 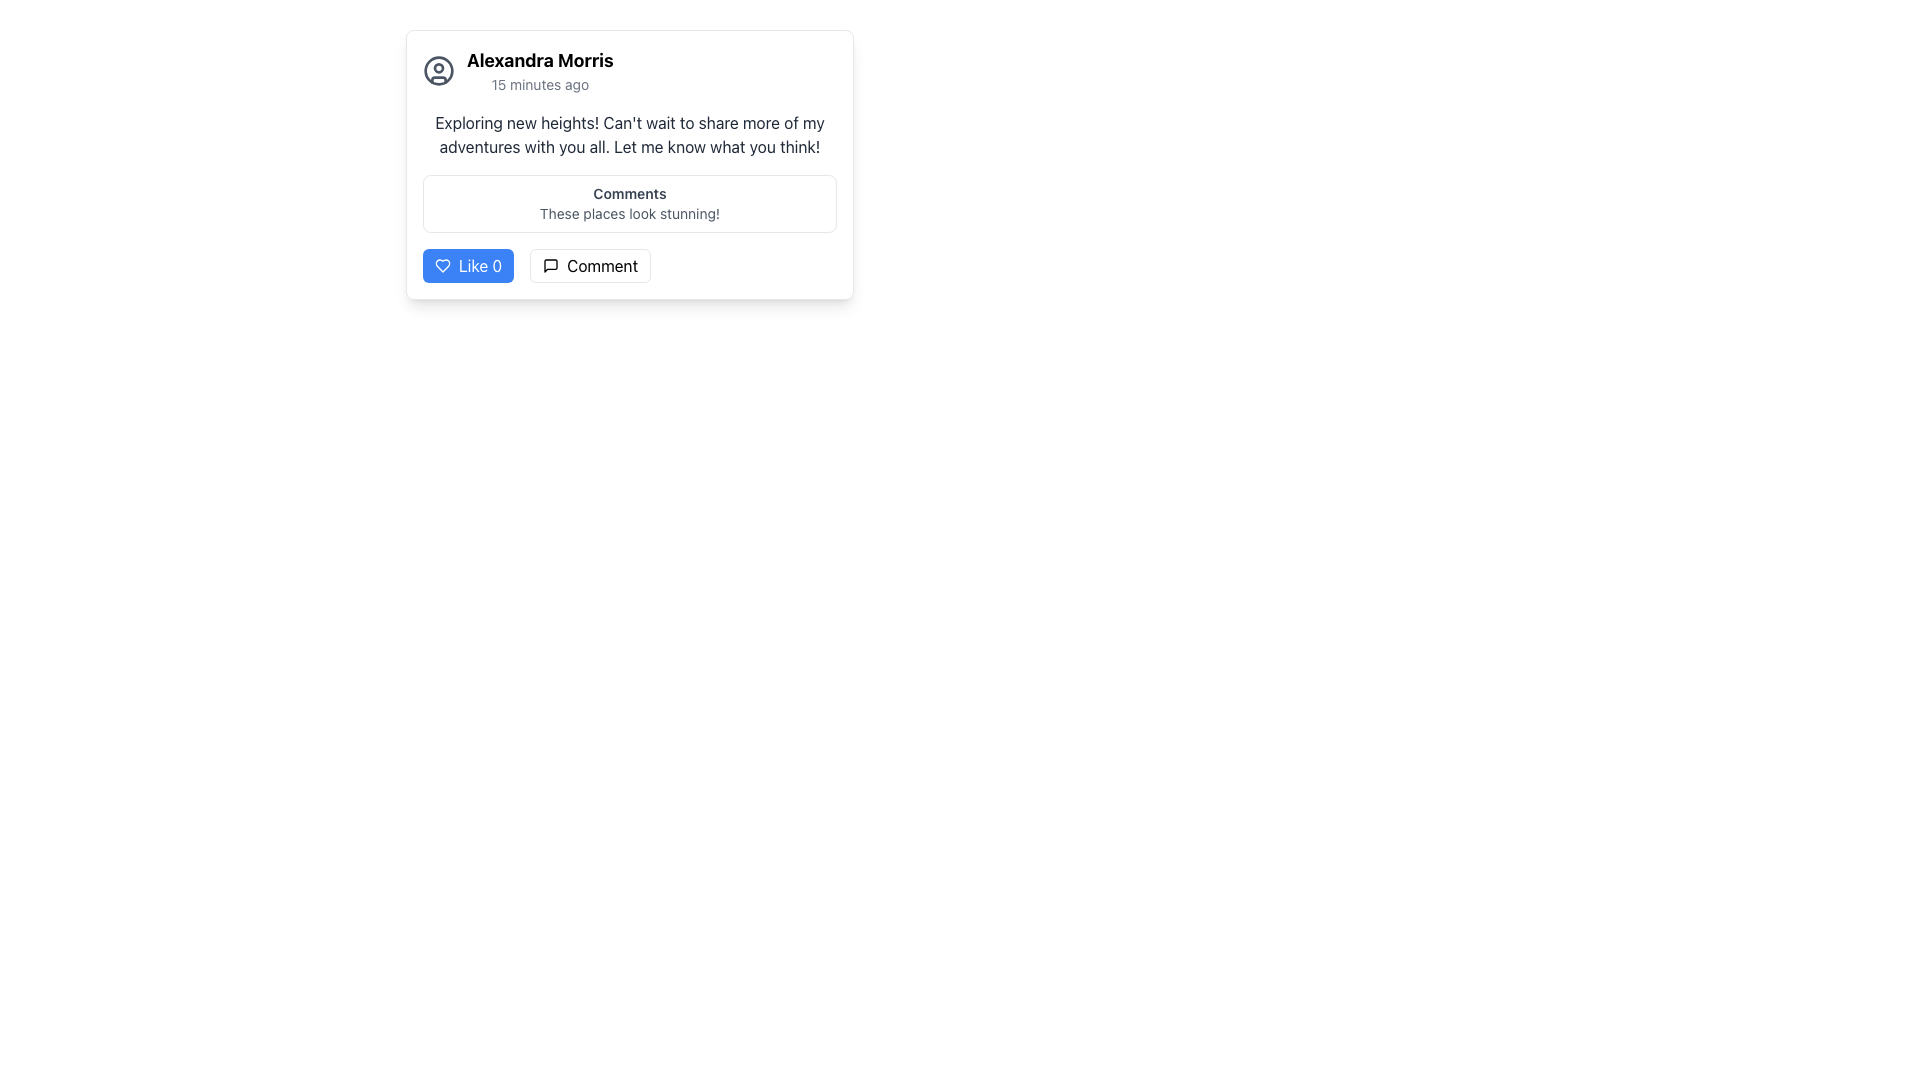 What do you see at coordinates (540, 69) in the screenshot?
I see `the Text Label that indicates the user's identity and provides a timestamp, positioned at the top-left corner of a rectangular card layout` at bounding box center [540, 69].